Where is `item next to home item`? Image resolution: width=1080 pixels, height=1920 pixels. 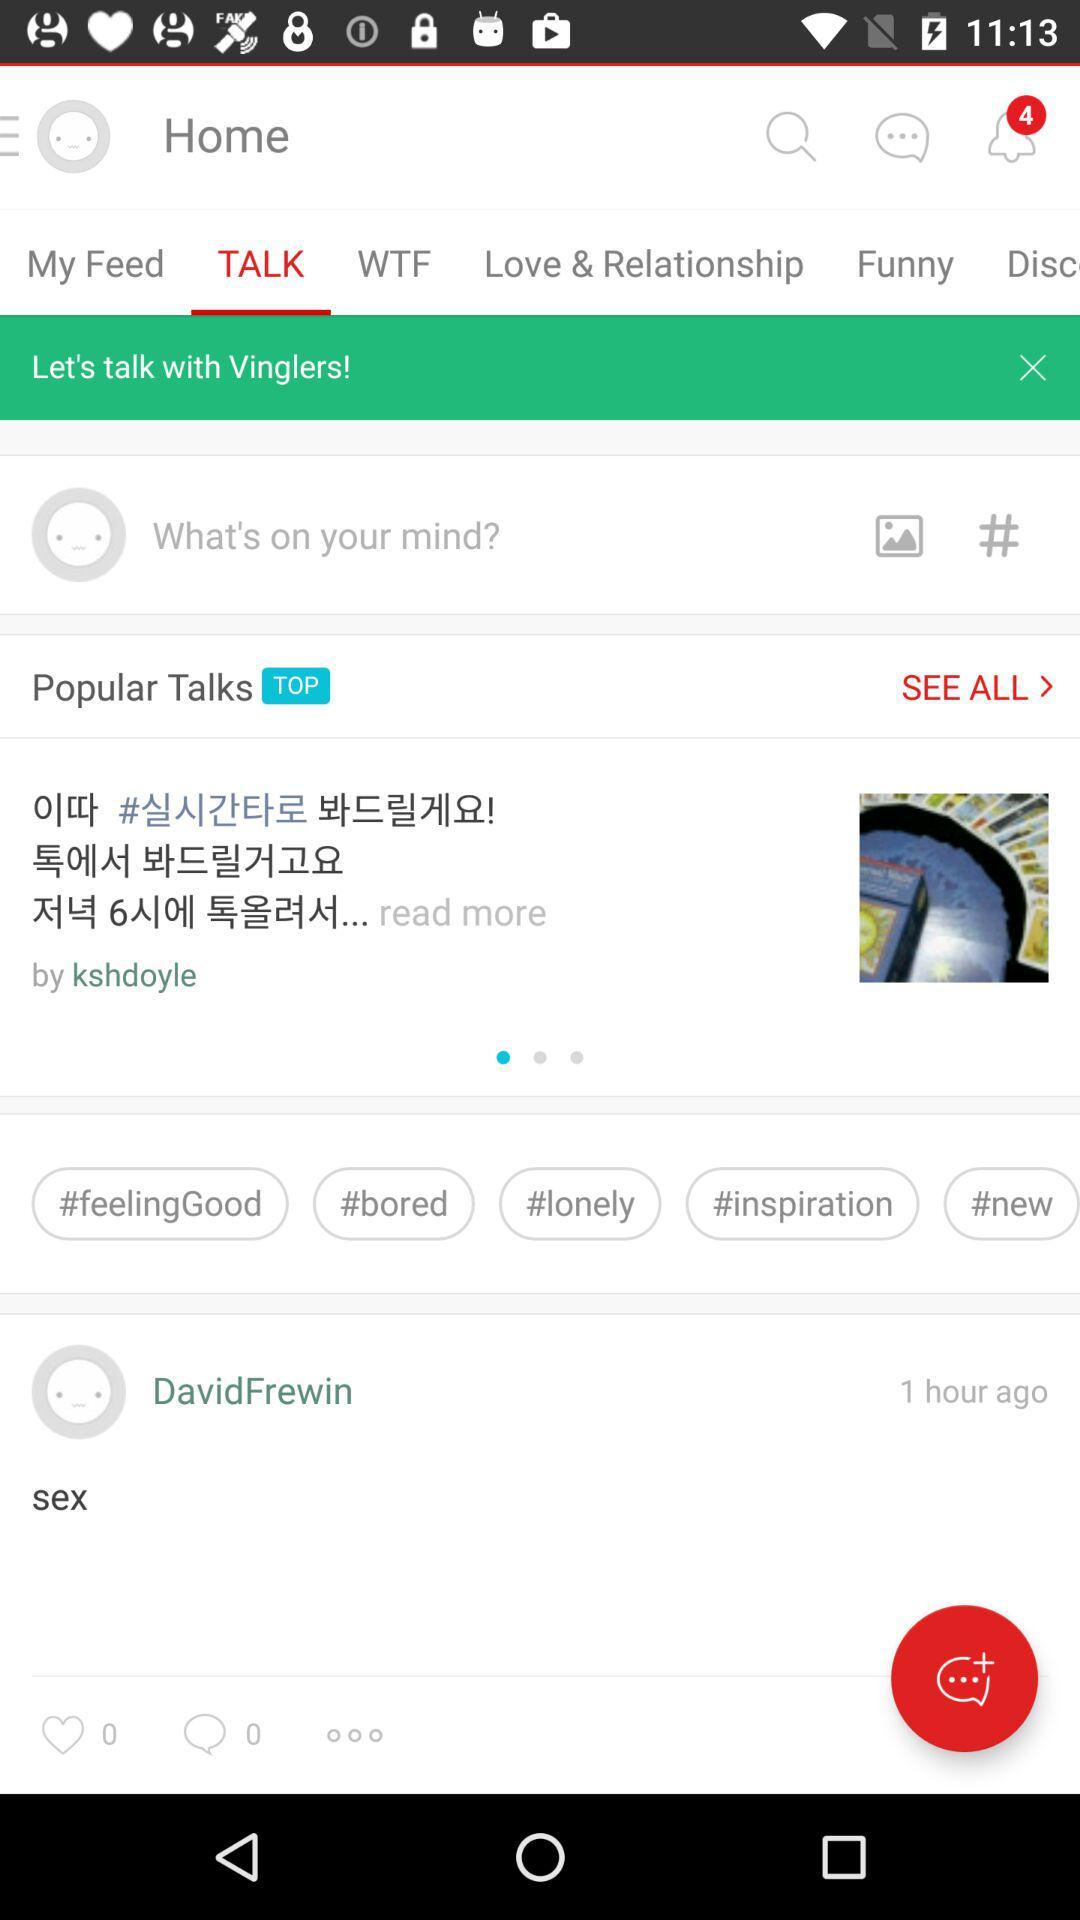
item next to home item is located at coordinates (789, 135).